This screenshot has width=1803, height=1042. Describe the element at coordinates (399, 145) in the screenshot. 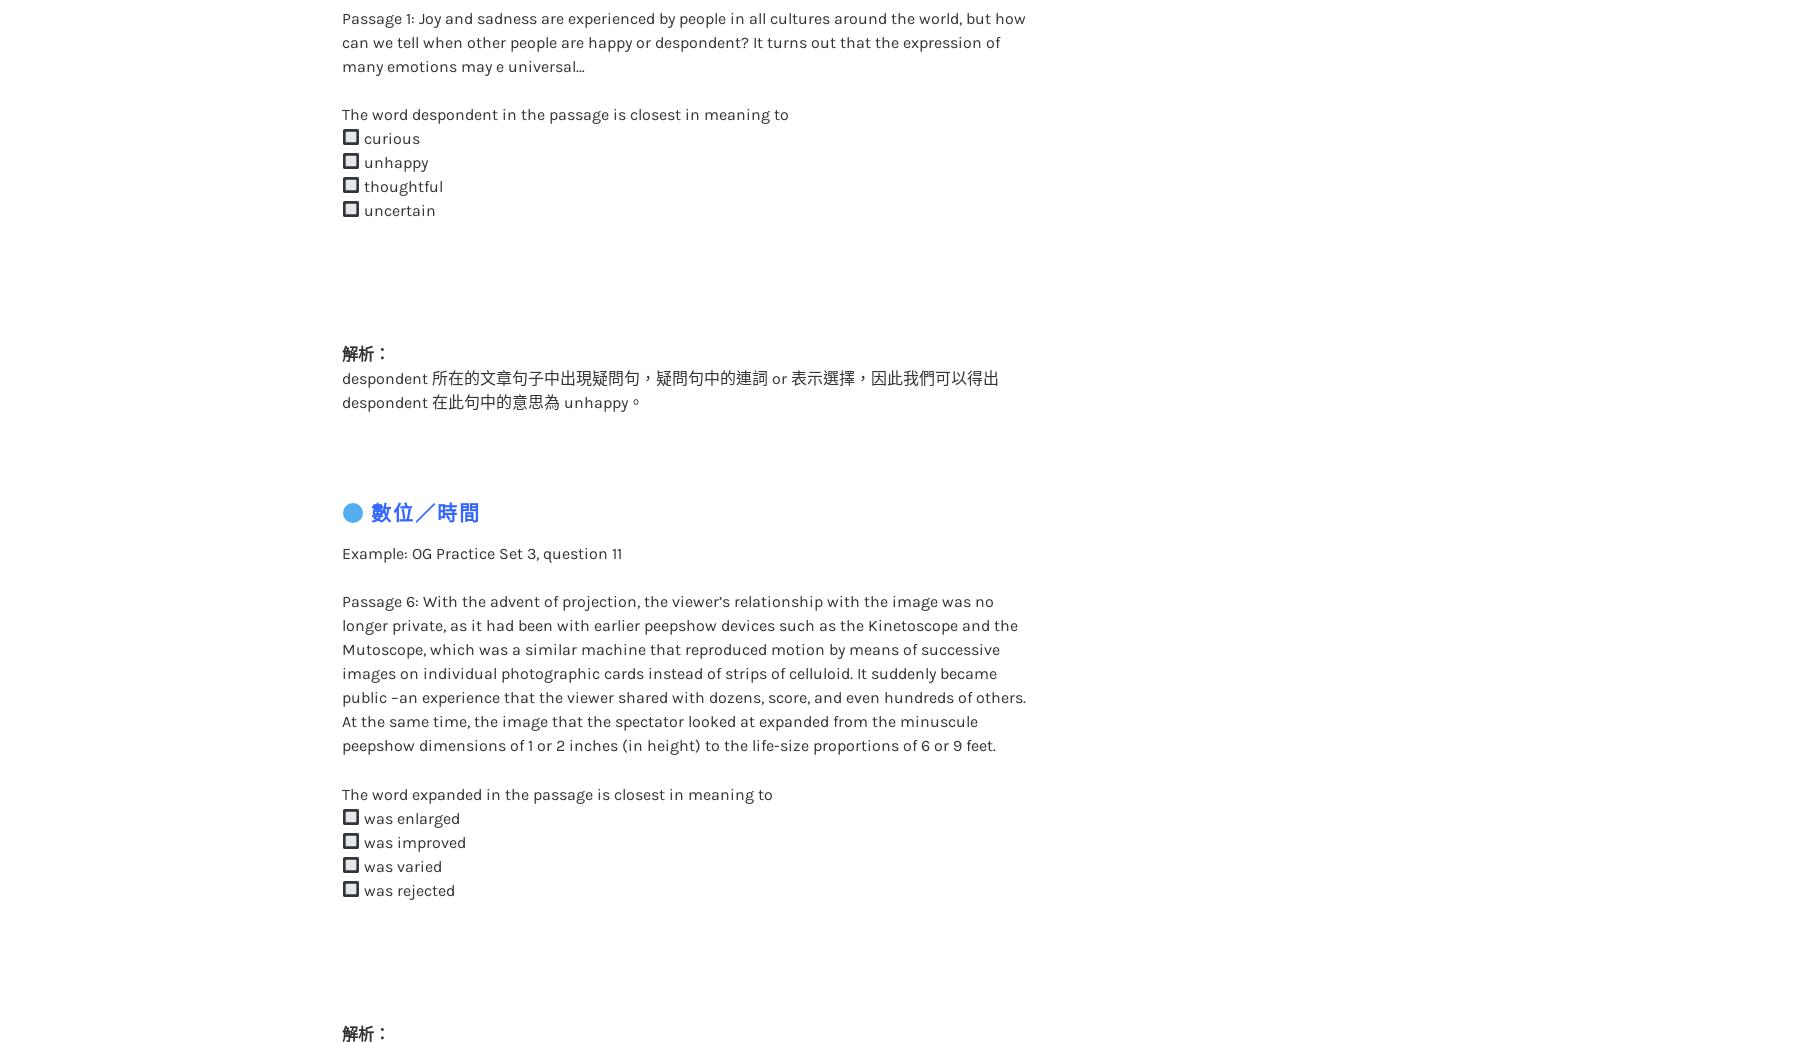

I see `'thoughtful'` at that location.